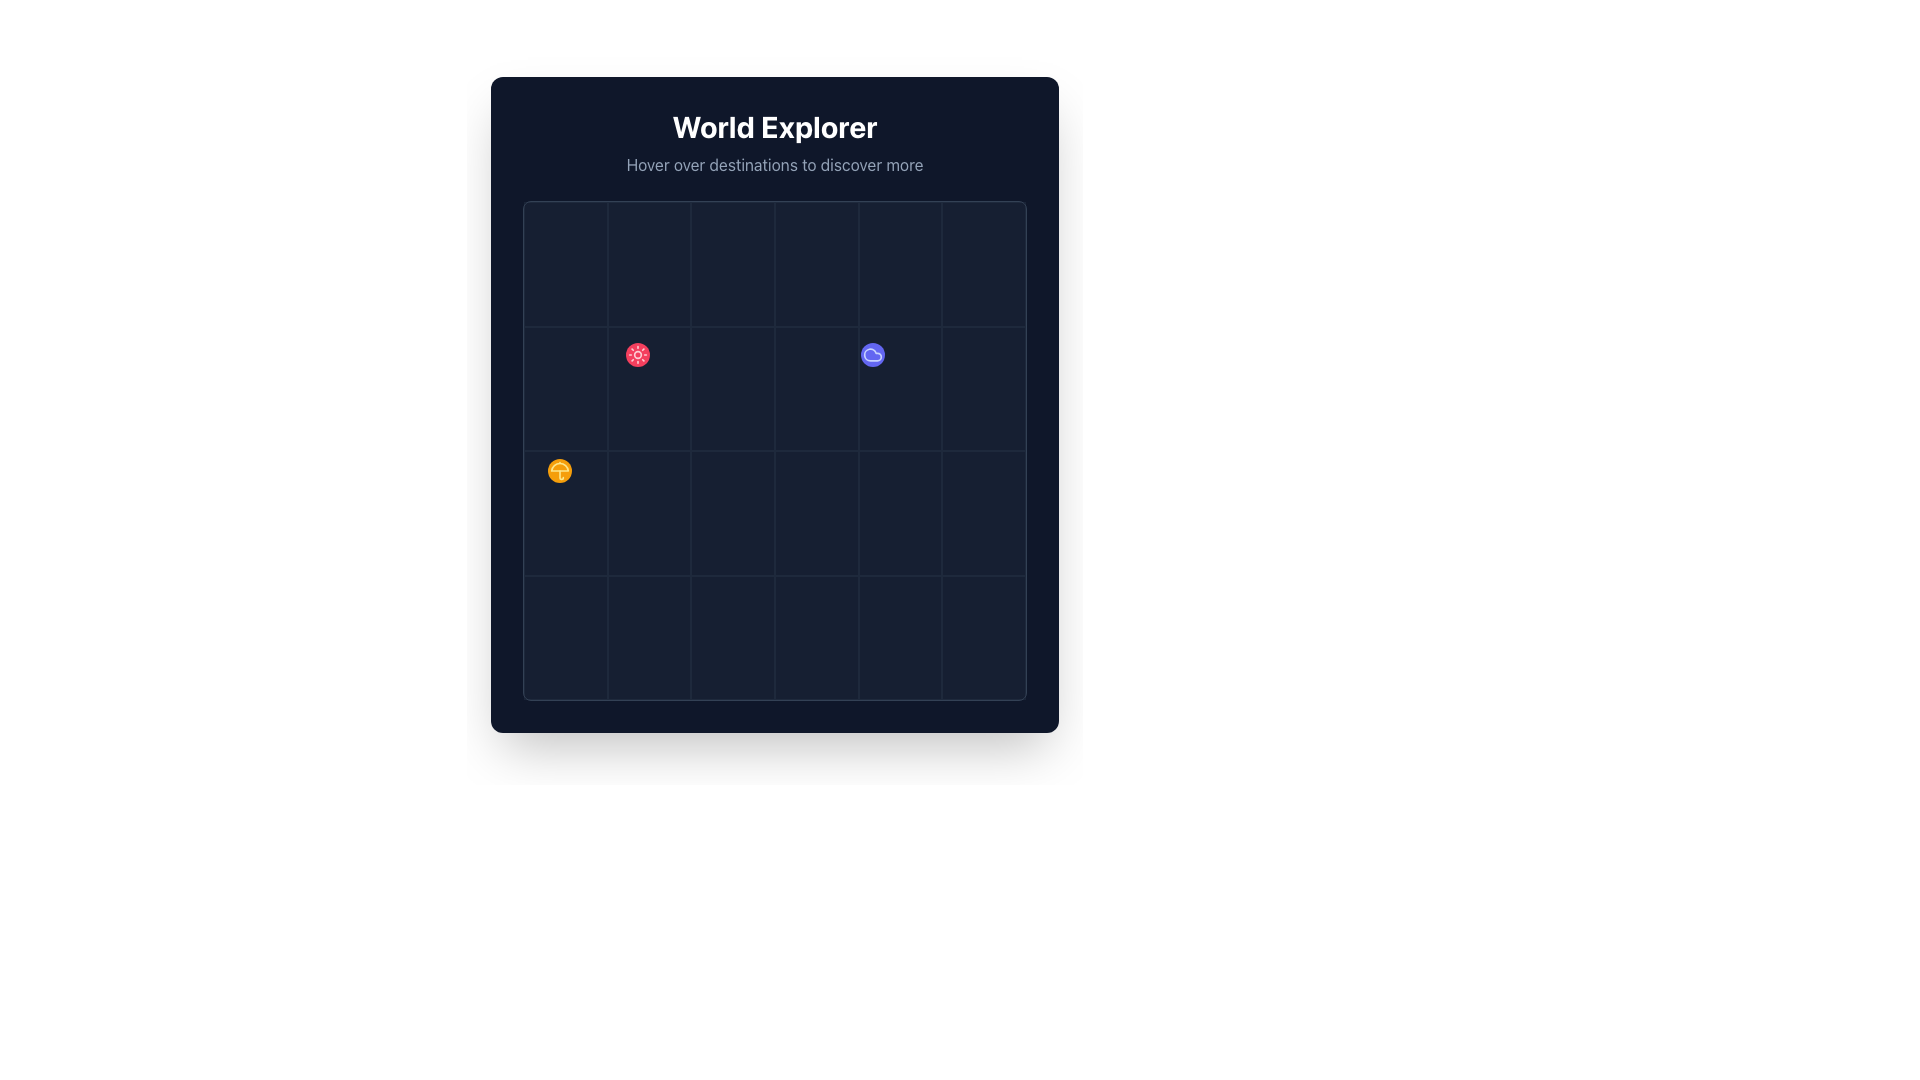 The image size is (1920, 1080). Describe the element at coordinates (564, 637) in the screenshot. I see `the rectangular grid cell located` at that location.